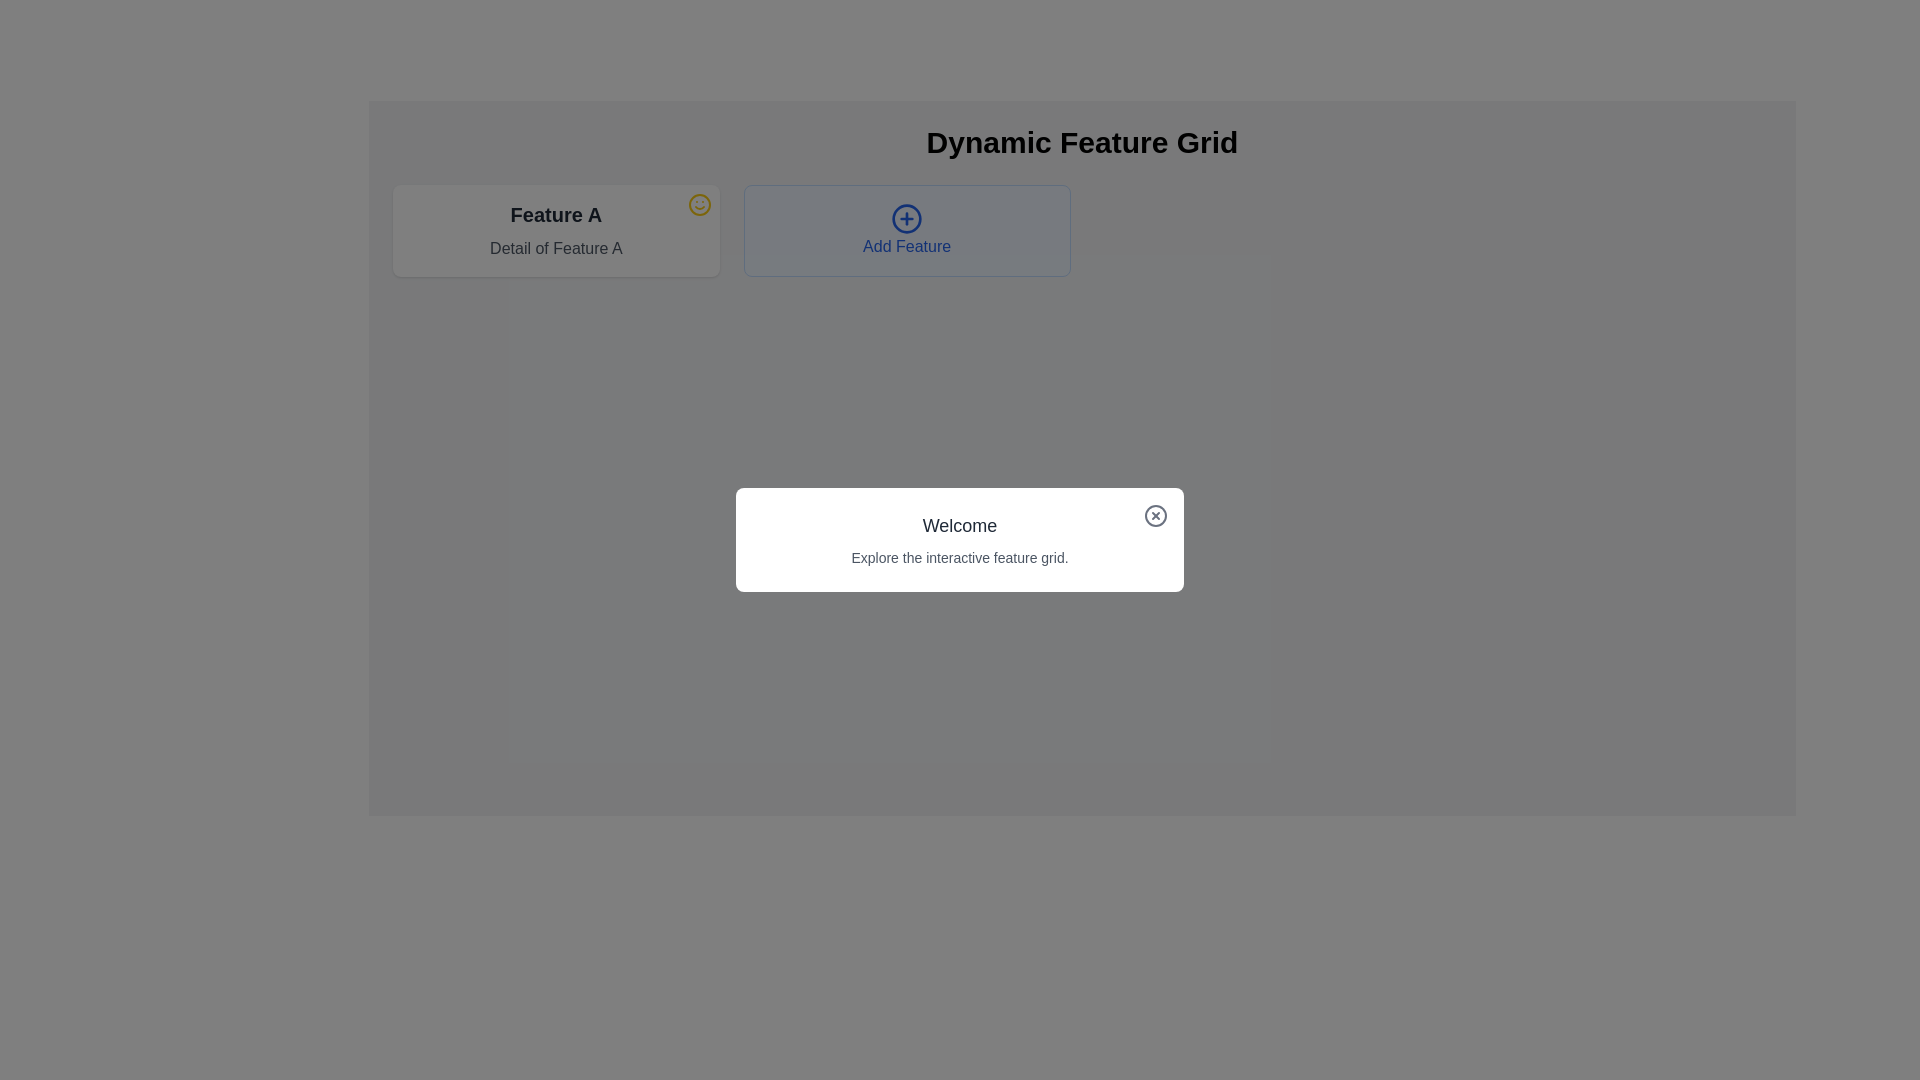 The width and height of the screenshot is (1920, 1080). I want to click on the static text element containing 'Detail of Feature A' which is styled with a gray font and situated below the 'Feature A' heading, so click(556, 248).